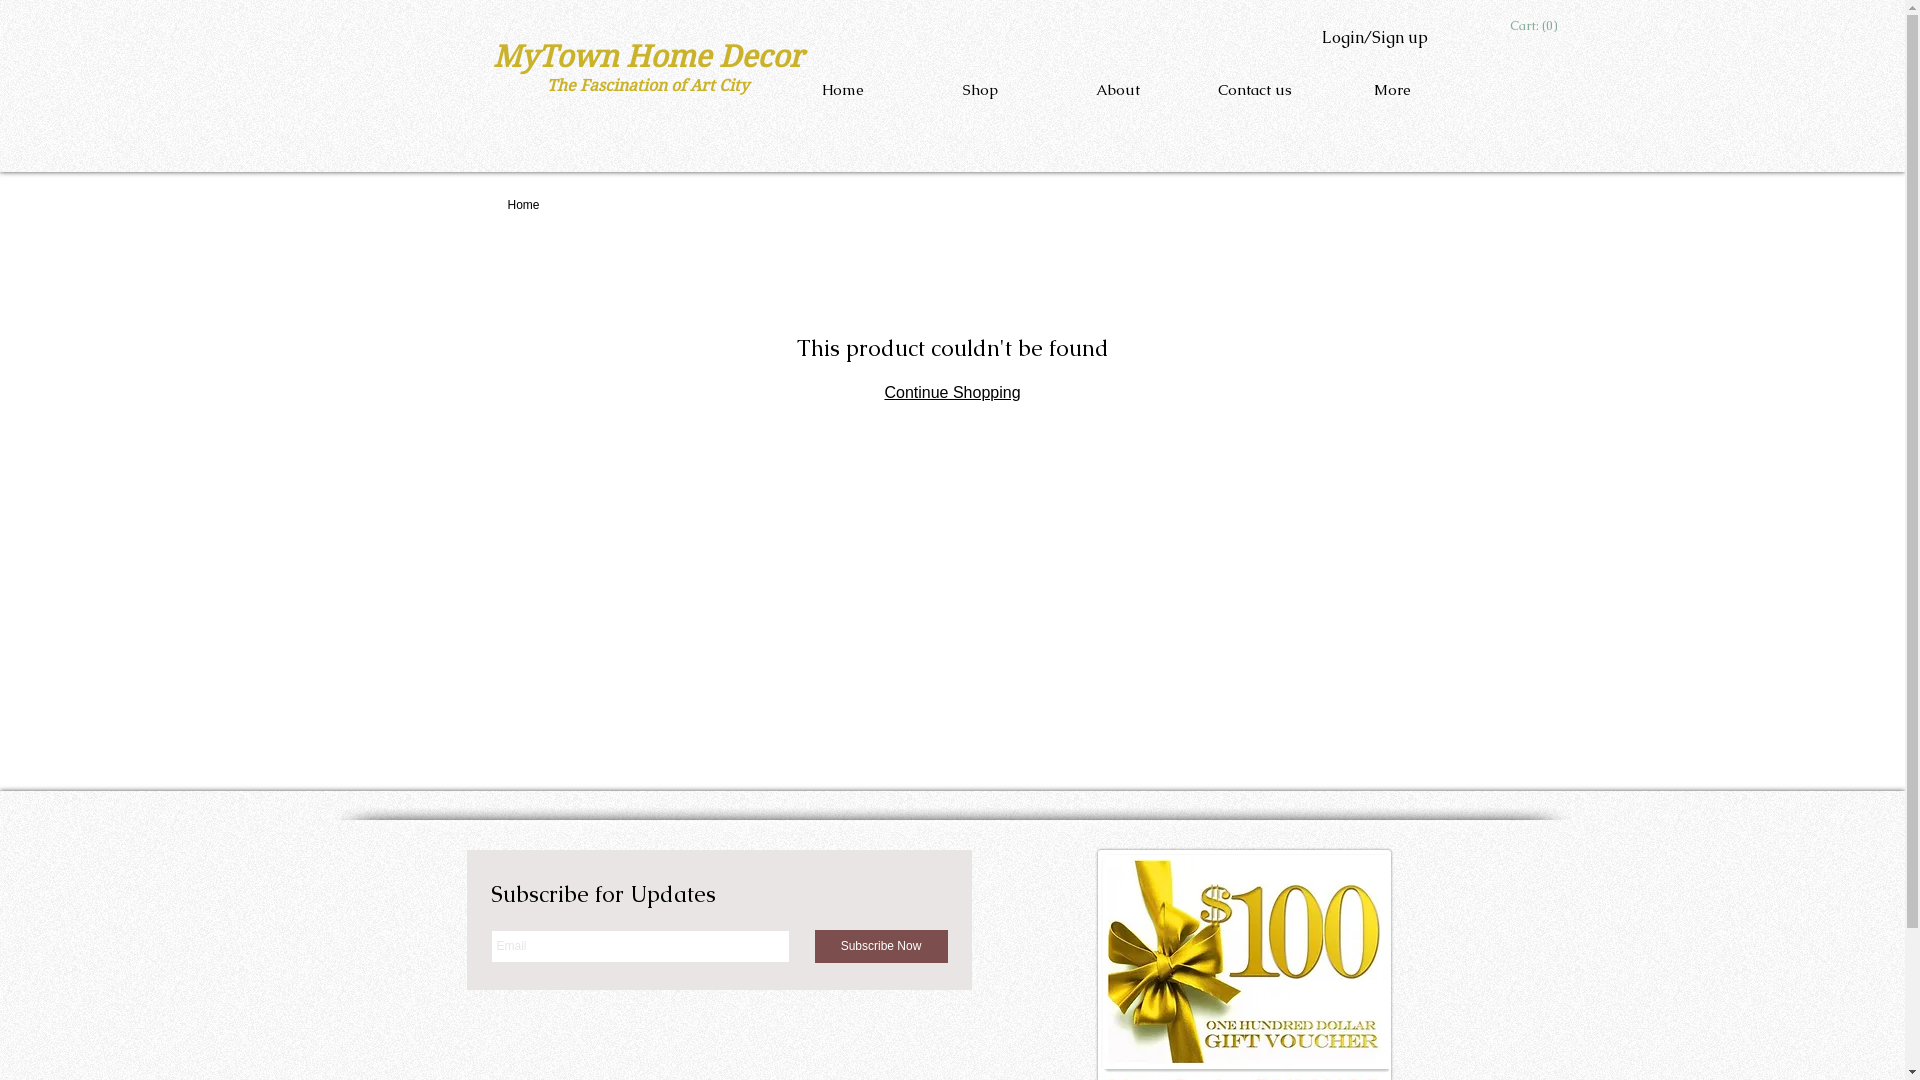 This screenshot has height=1080, width=1920. What do you see at coordinates (950, 392) in the screenshot?
I see `'Continue Shopping'` at bounding box center [950, 392].